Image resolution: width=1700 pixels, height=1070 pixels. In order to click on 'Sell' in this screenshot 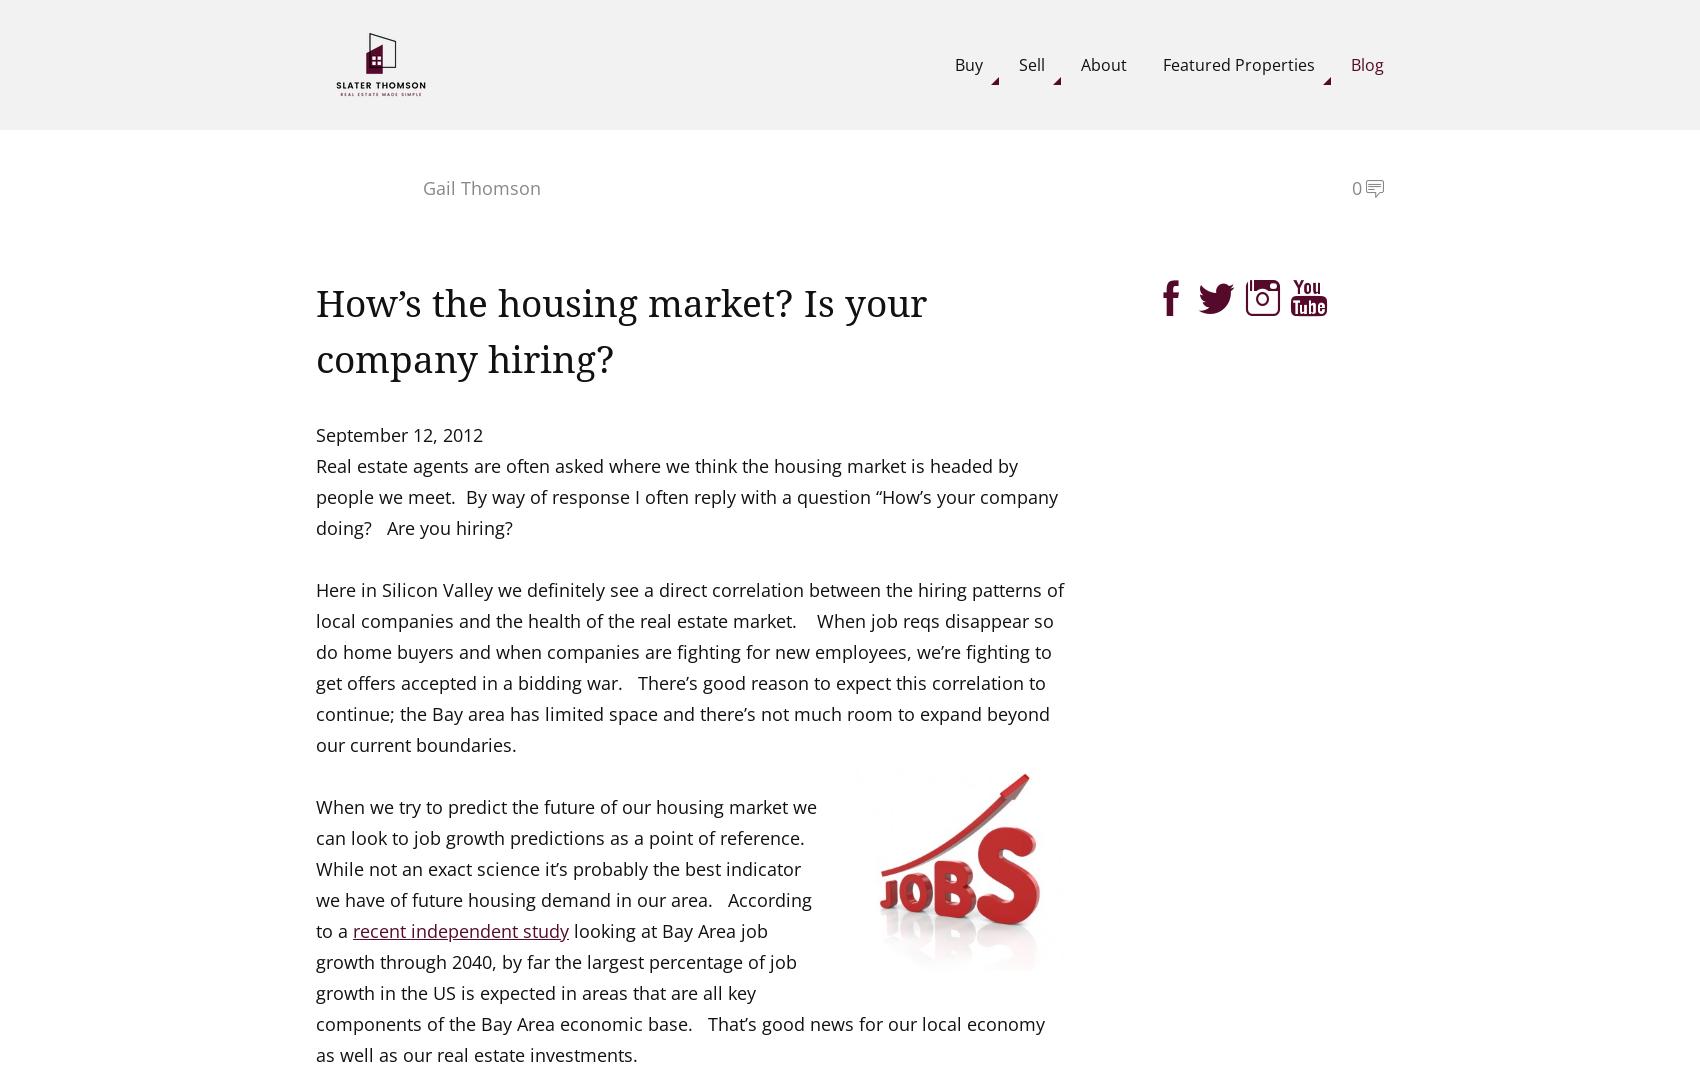, I will do `click(1031, 62)`.